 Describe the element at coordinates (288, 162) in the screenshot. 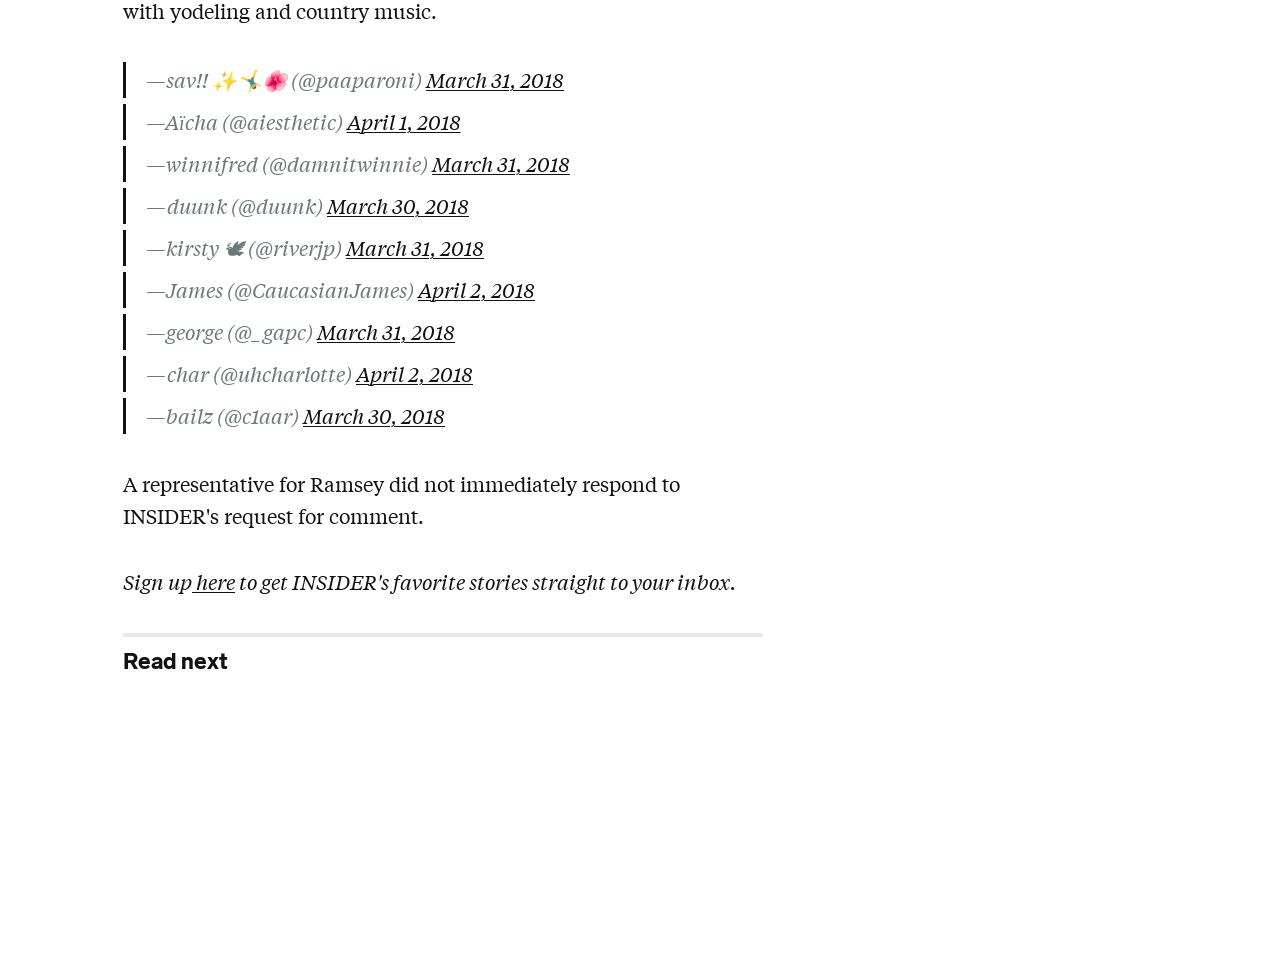

I see `'—winnifred  (@damnitwinnie)'` at that location.